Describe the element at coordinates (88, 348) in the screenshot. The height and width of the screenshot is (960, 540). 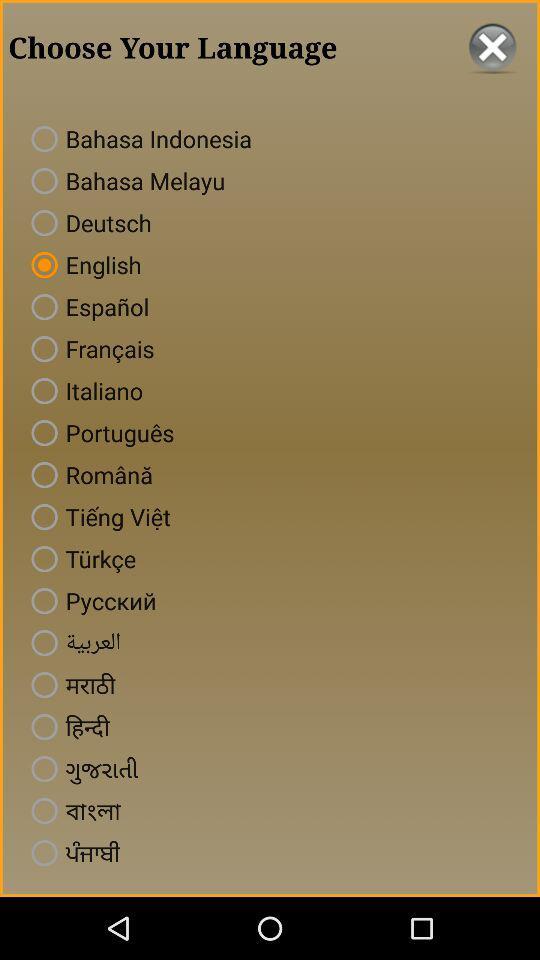
I see `francais` at that location.